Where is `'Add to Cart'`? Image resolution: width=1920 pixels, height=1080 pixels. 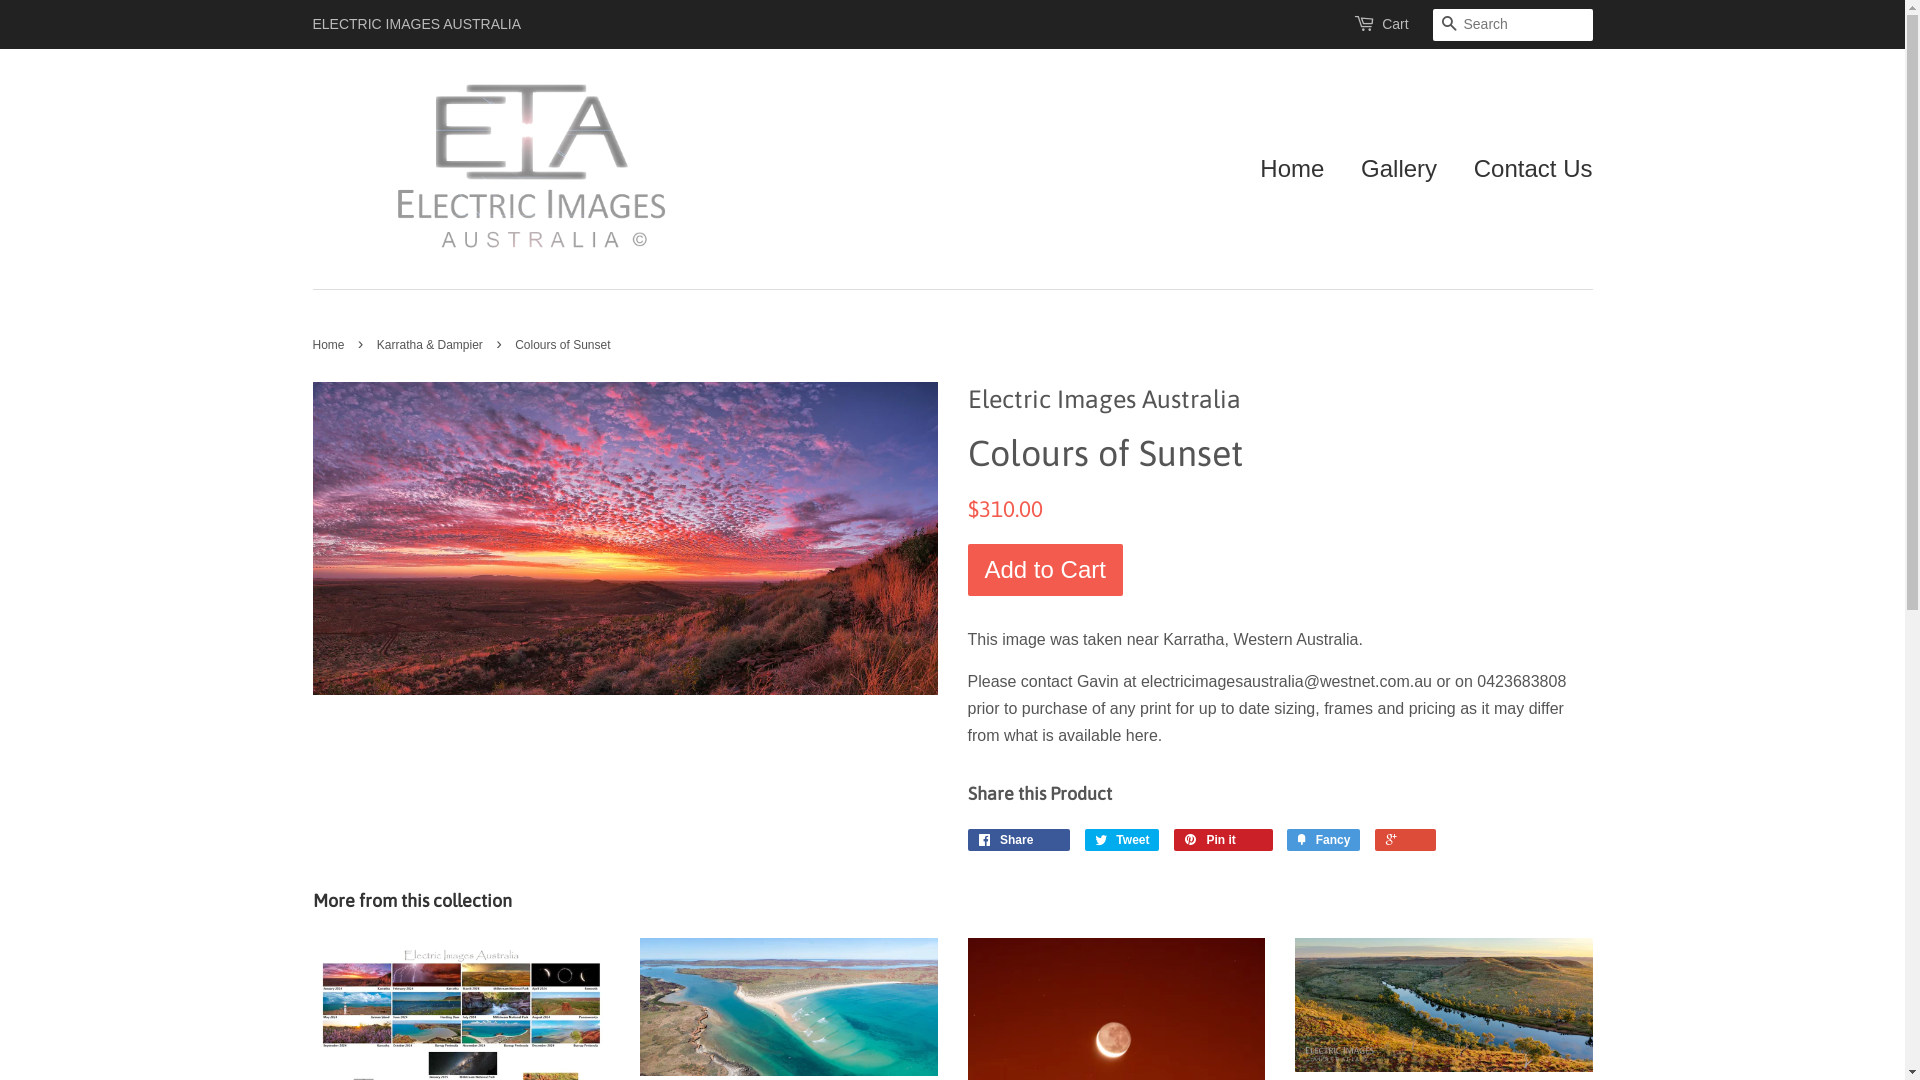
'Add to Cart' is located at coordinates (1044, 570).